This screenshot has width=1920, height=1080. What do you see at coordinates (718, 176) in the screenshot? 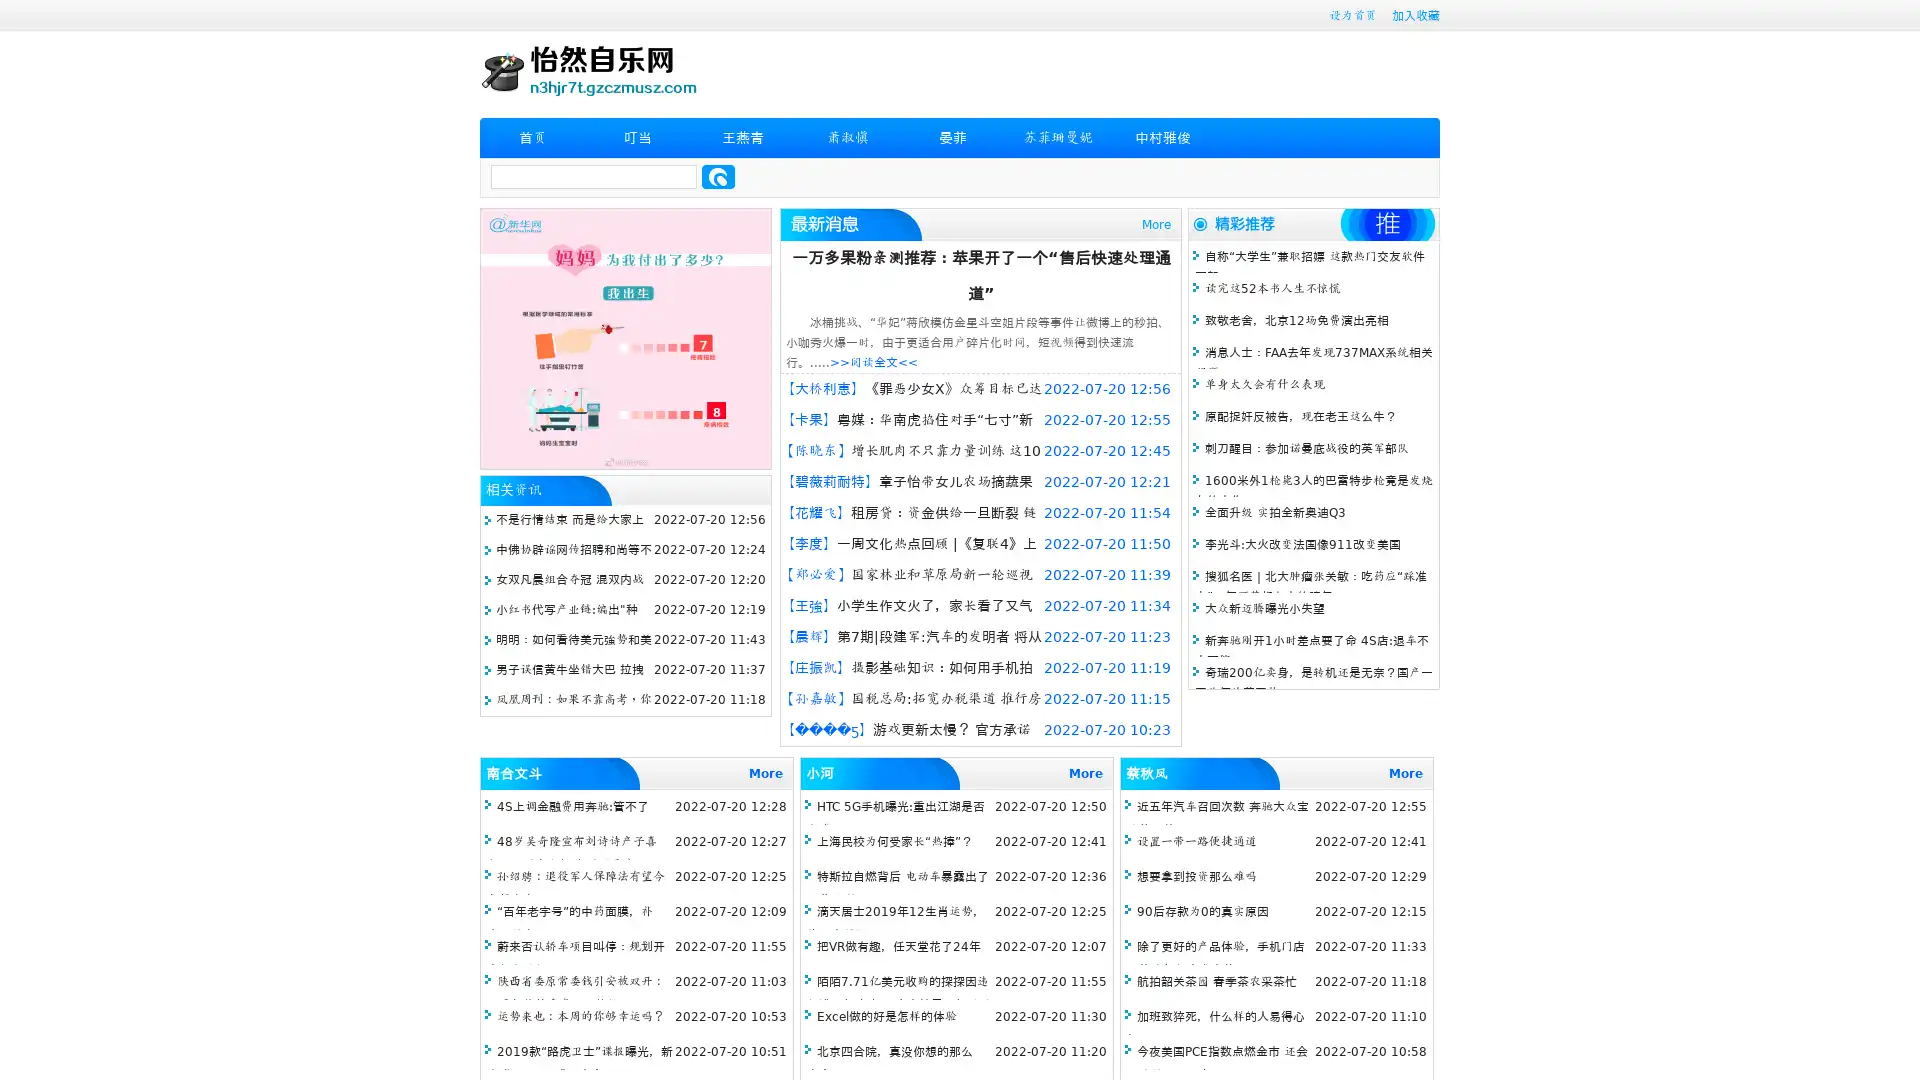
I see `Search` at bounding box center [718, 176].